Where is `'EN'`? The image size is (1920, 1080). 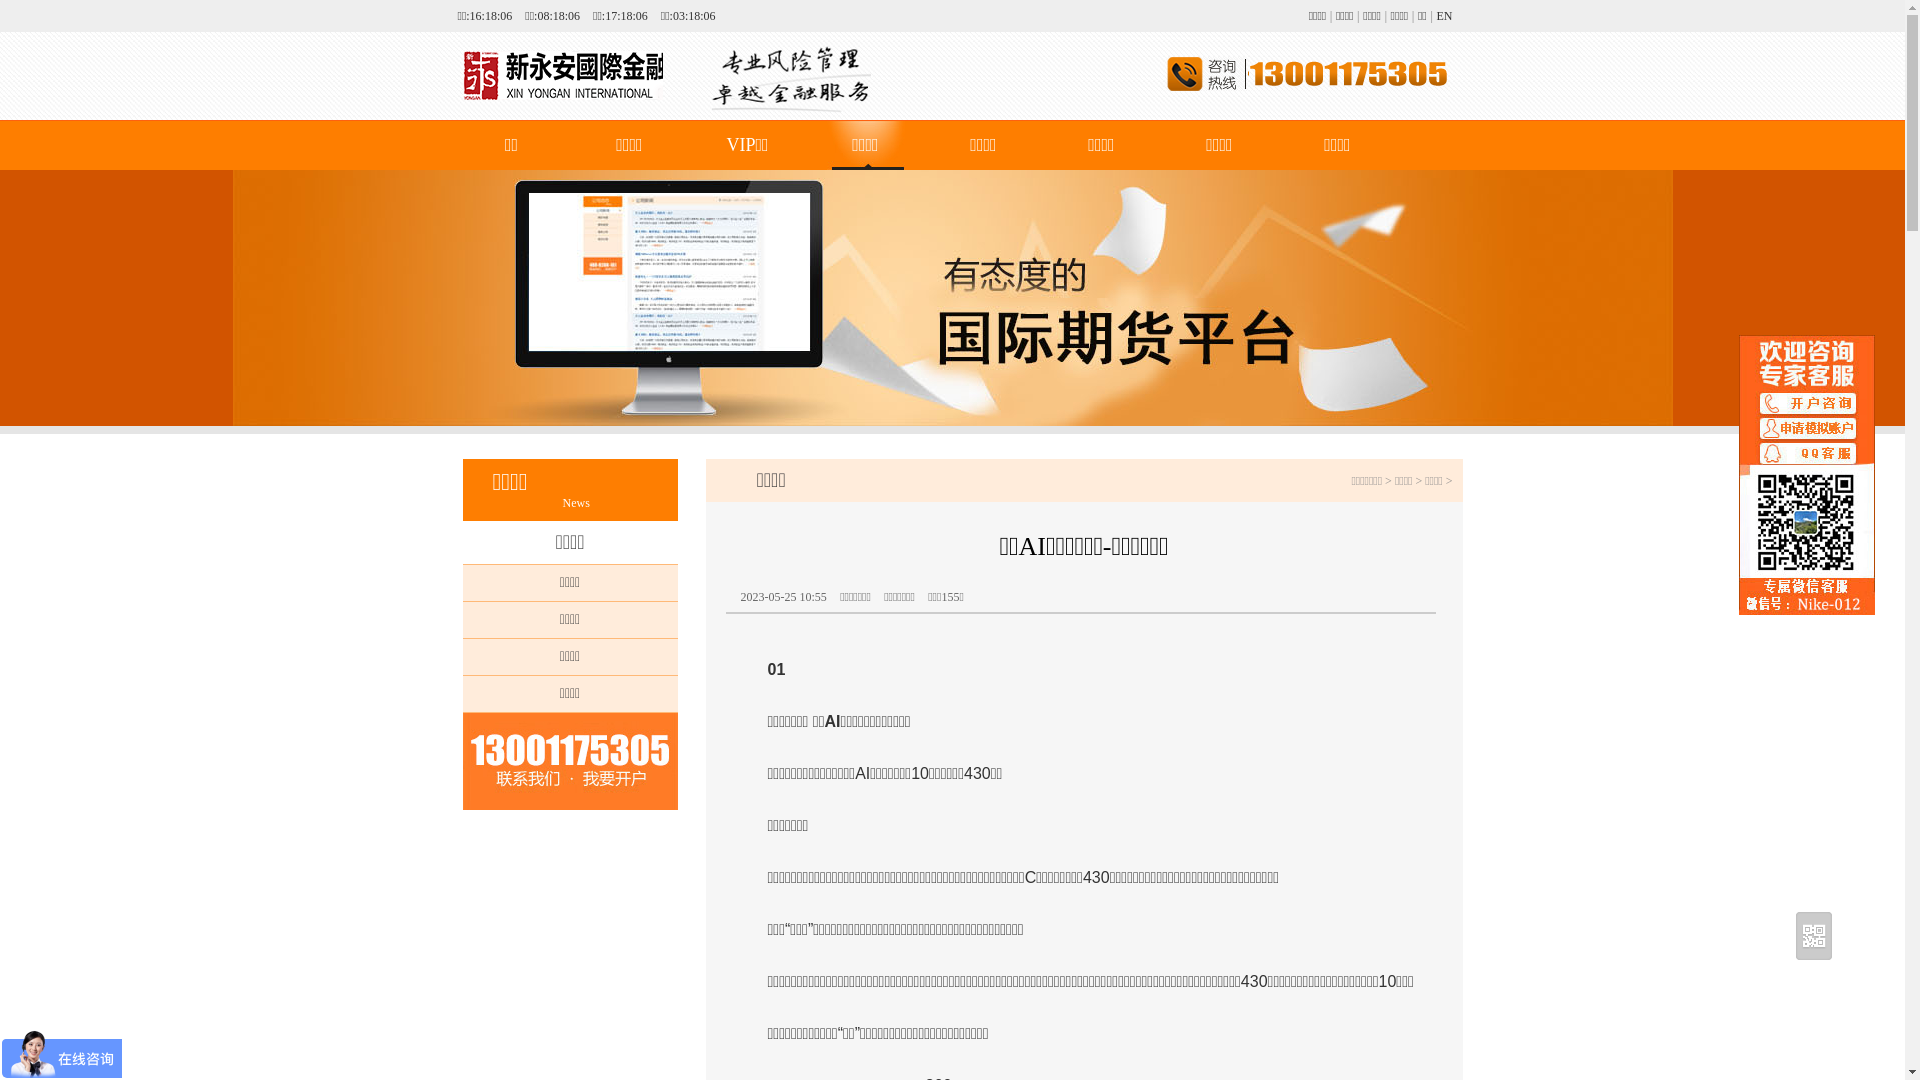
'EN' is located at coordinates (1444, 15).